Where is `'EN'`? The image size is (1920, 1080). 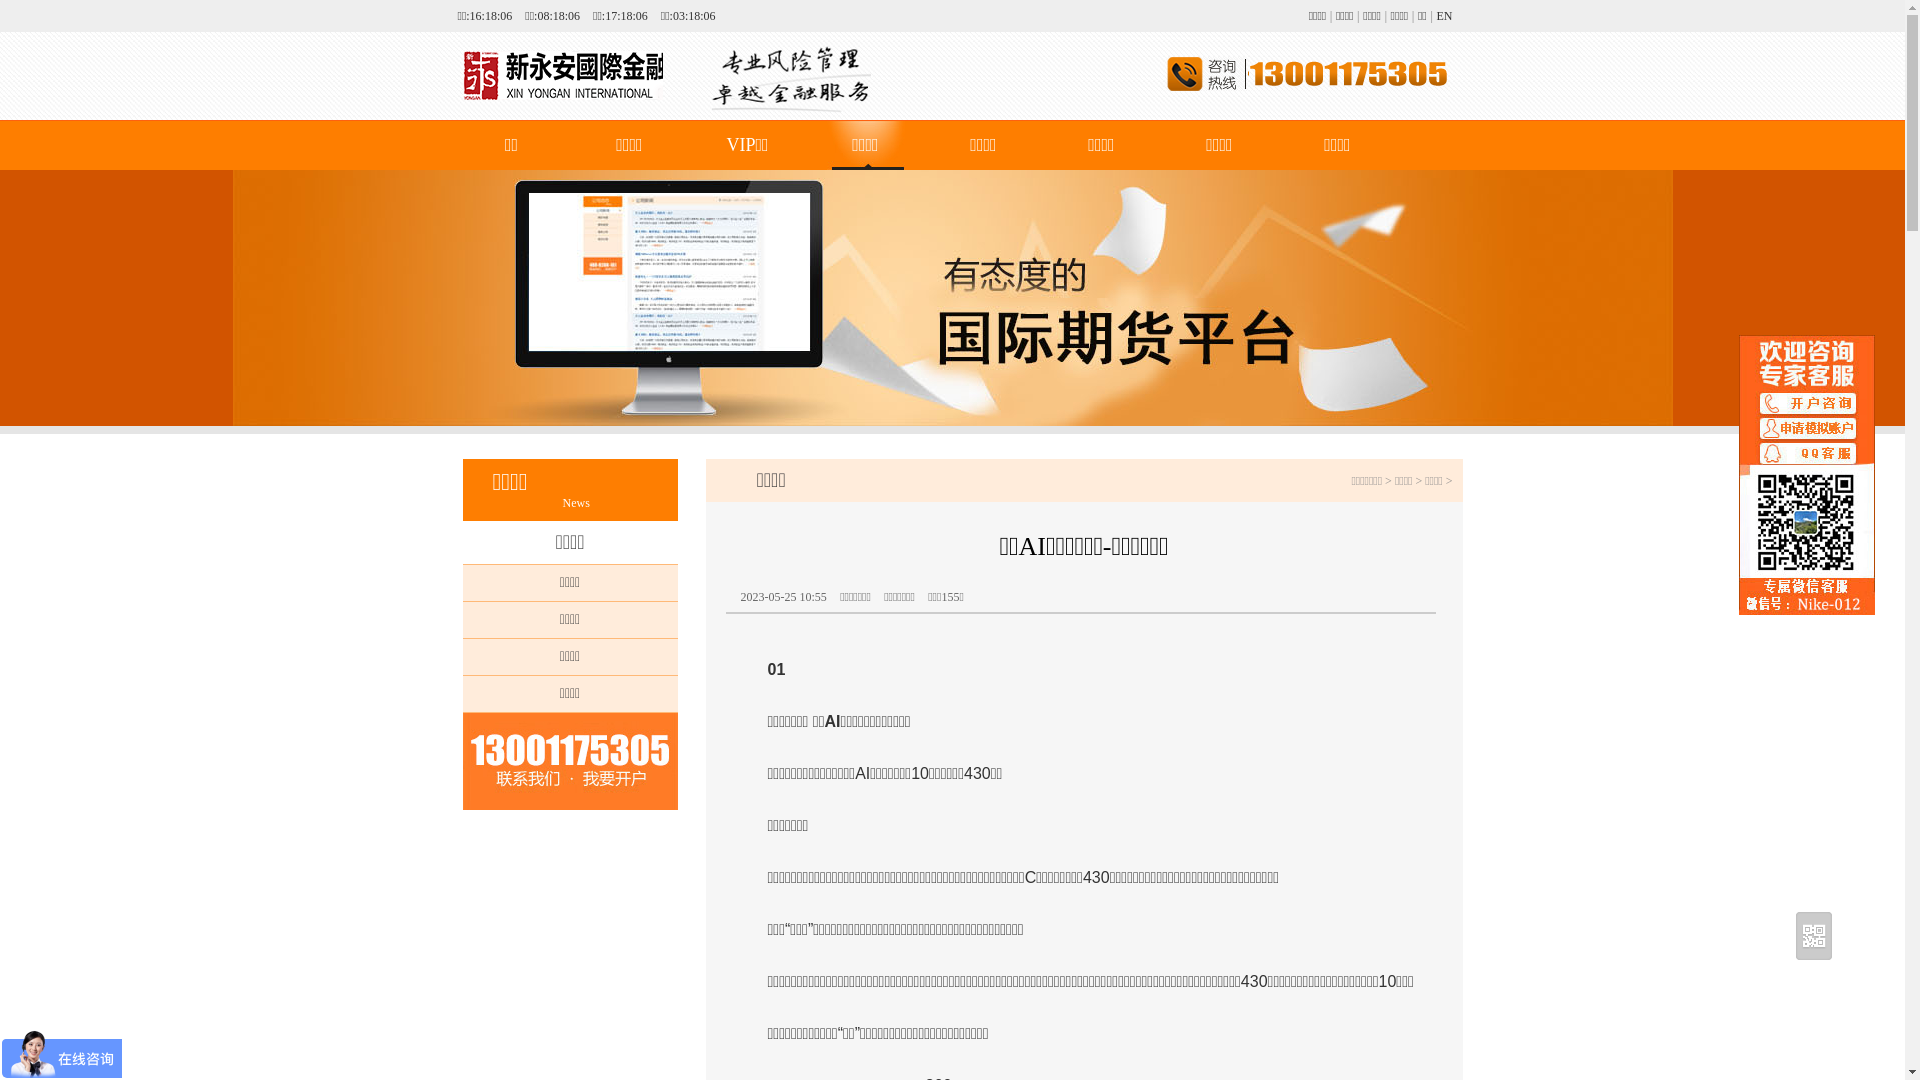
'EN' is located at coordinates (1444, 15).